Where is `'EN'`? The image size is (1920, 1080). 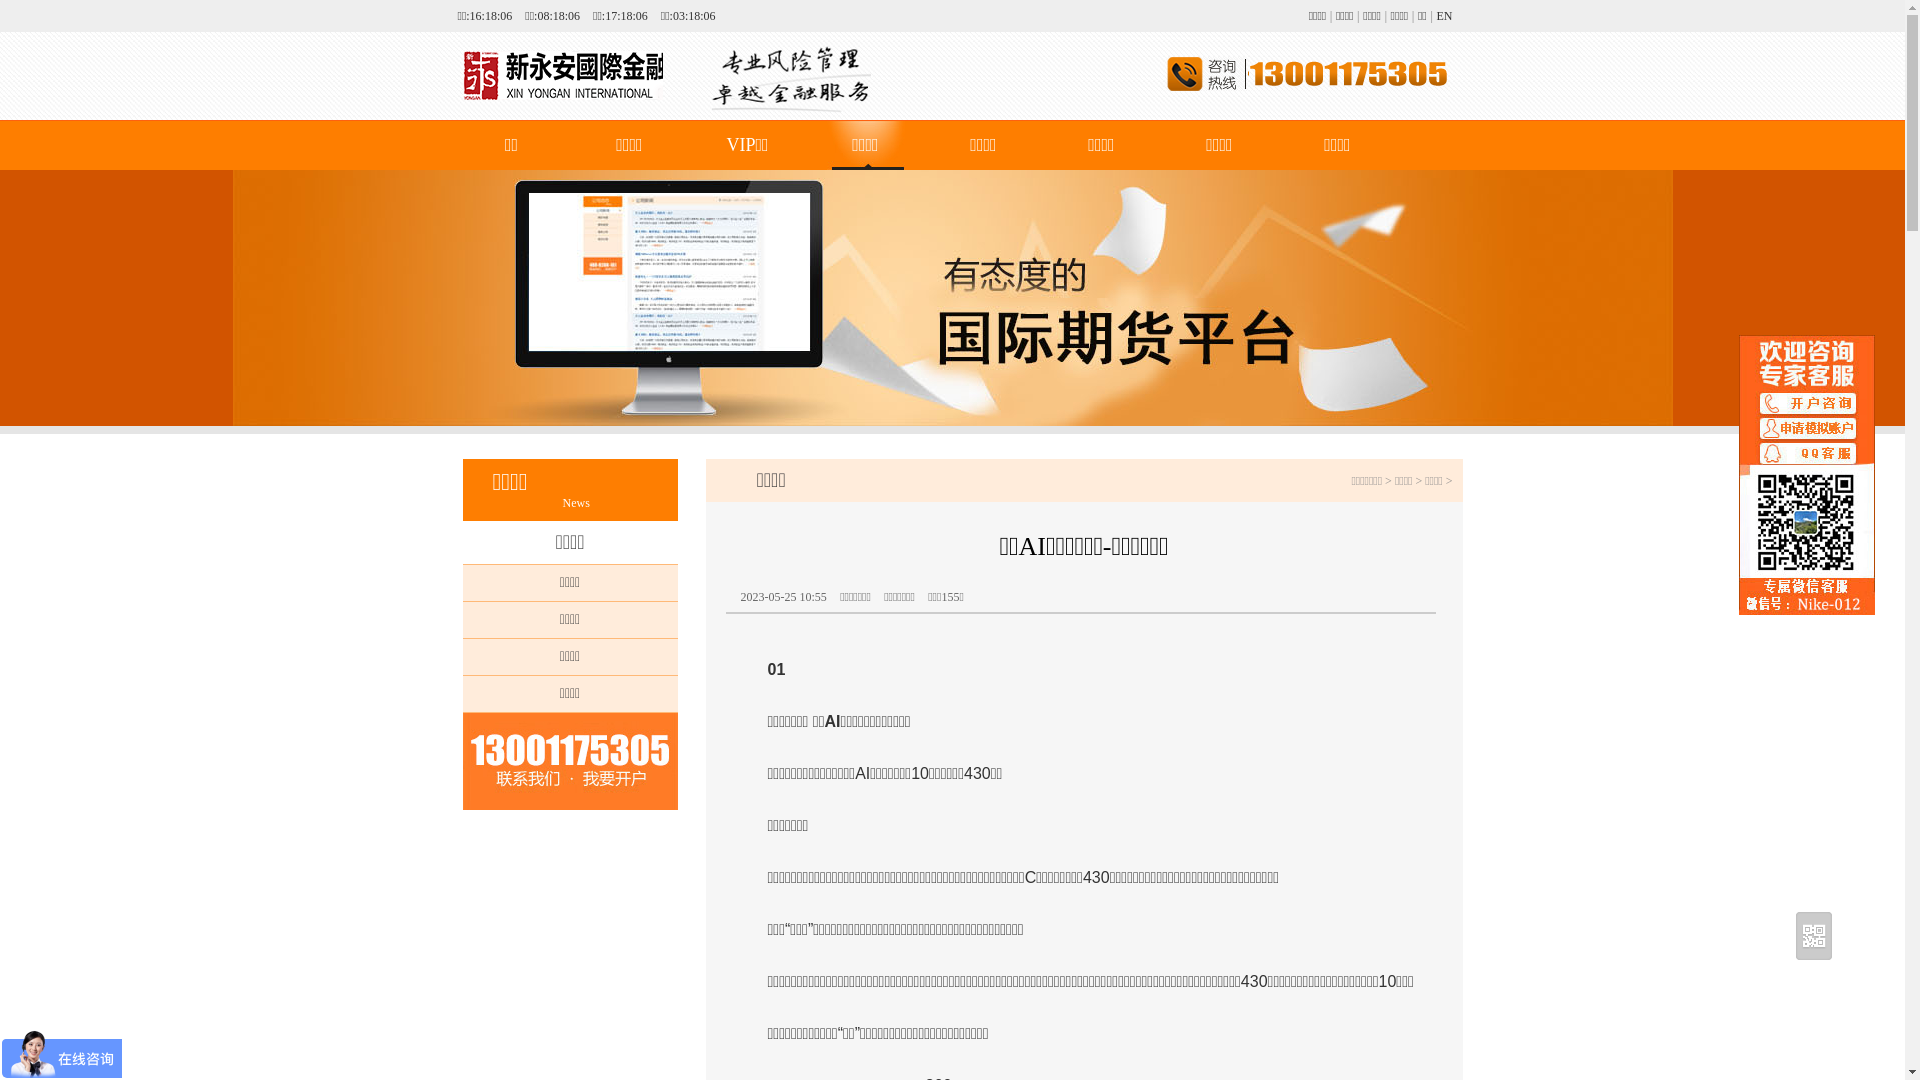
'EN' is located at coordinates (1444, 15).